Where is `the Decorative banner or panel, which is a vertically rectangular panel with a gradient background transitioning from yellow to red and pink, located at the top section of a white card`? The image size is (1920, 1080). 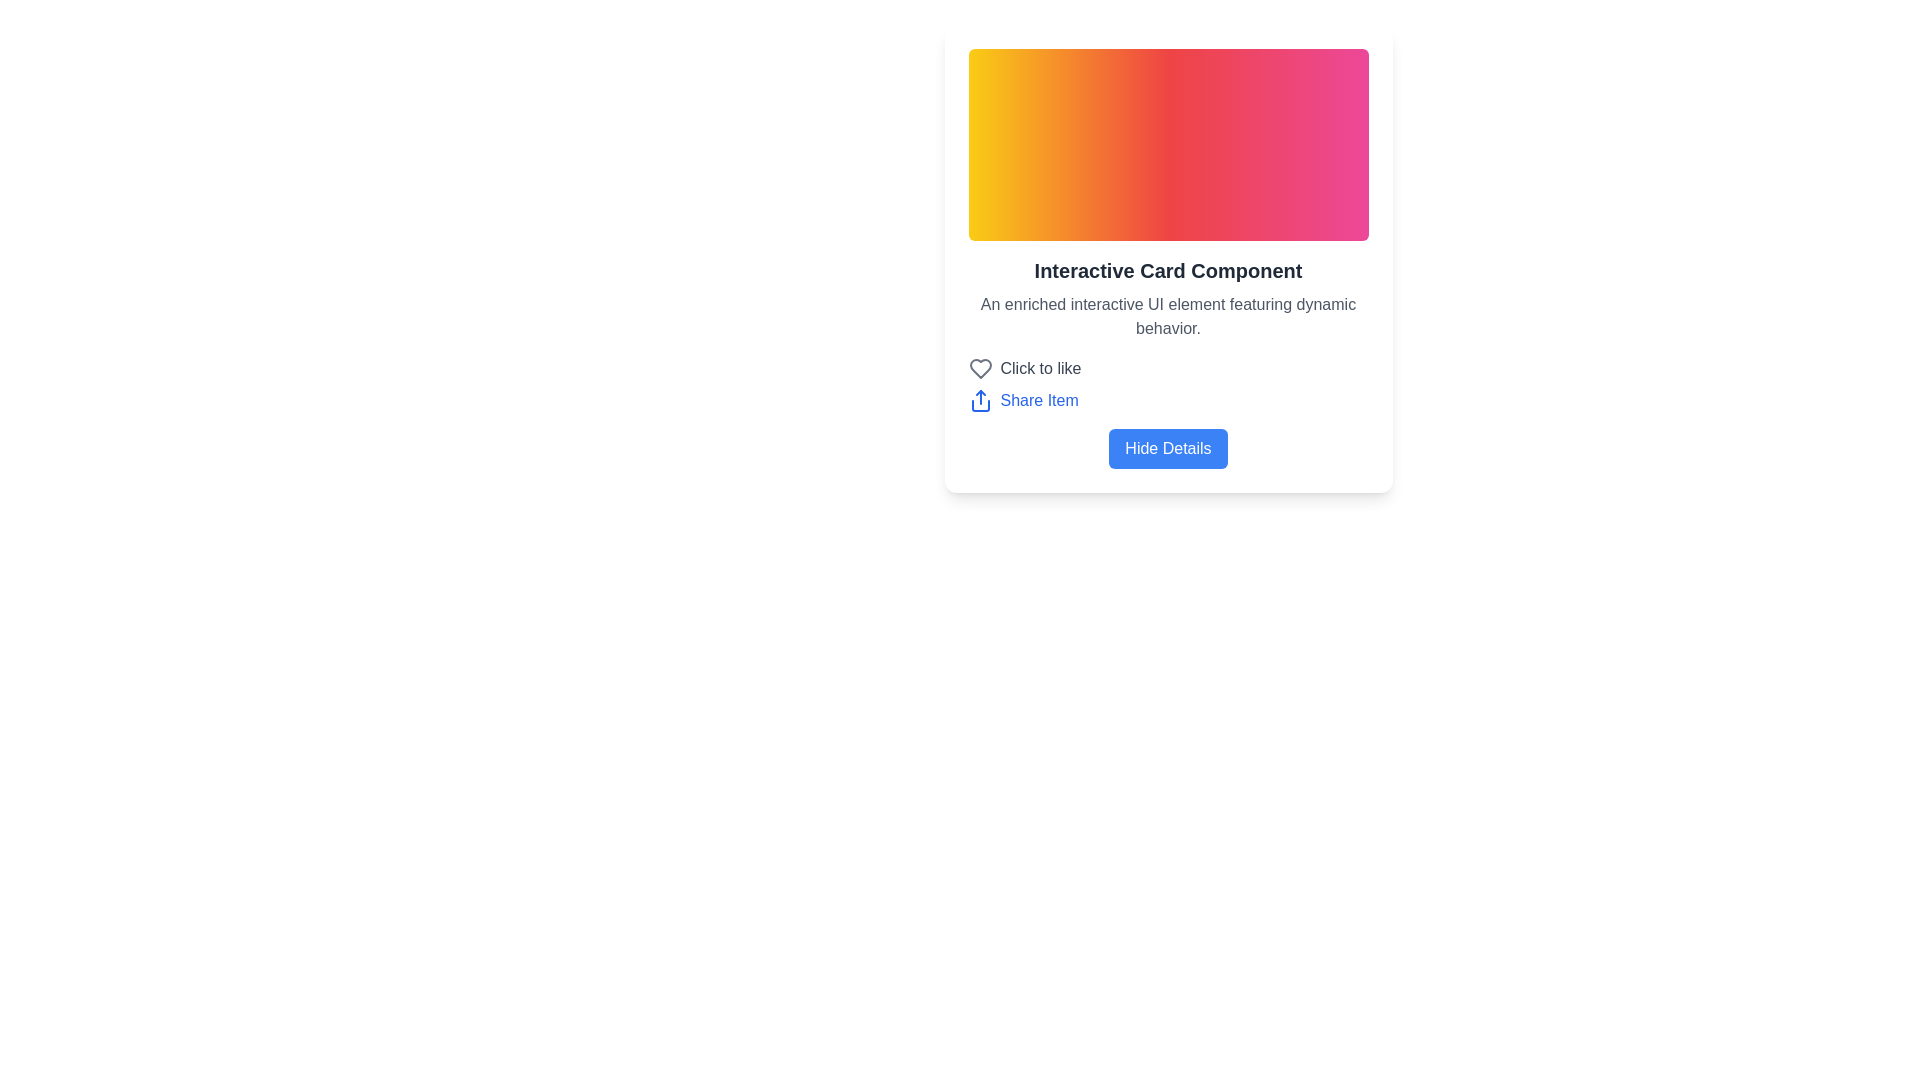
the Decorative banner or panel, which is a vertically rectangular panel with a gradient background transitioning from yellow to red and pink, located at the top section of a white card is located at coordinates (1168, 144).